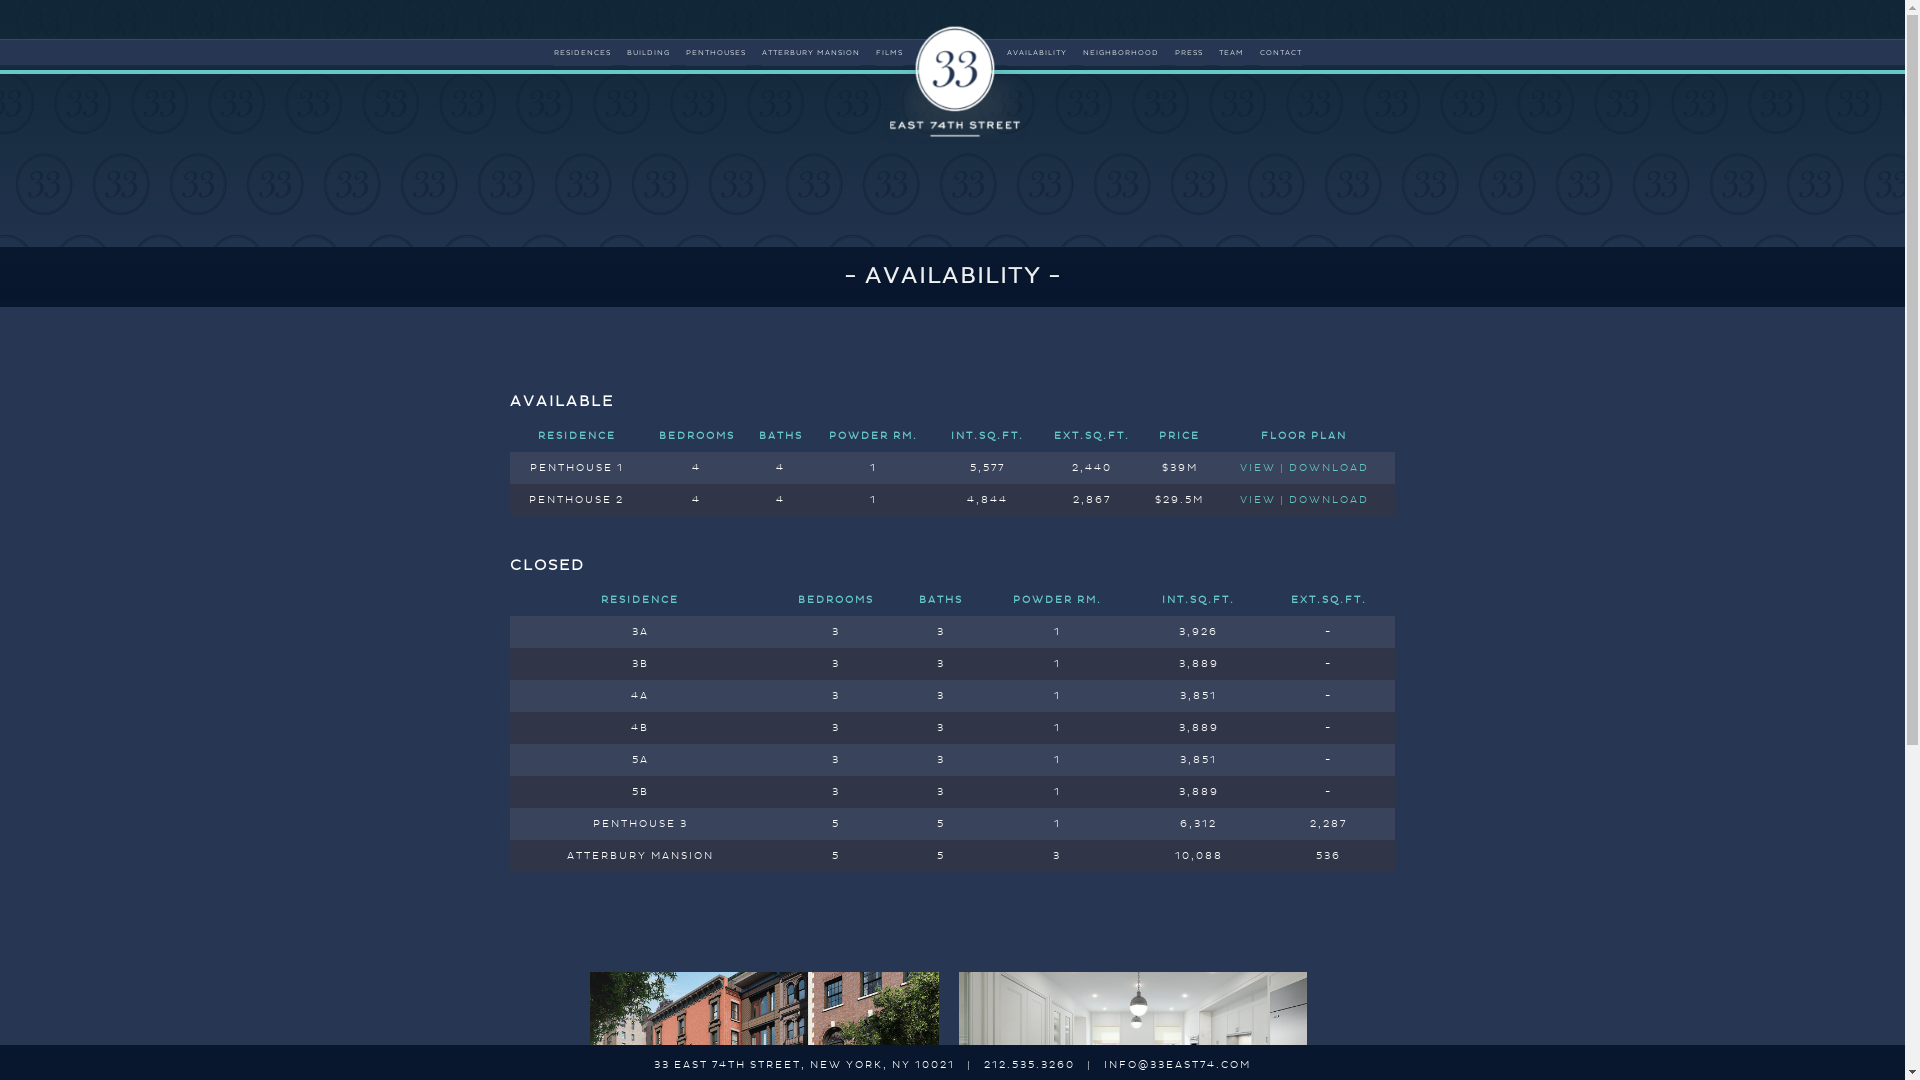 The image size is (1920, 1080). What do you see at coordinates (1281, 52) in the screenshot?
I see `'CONTACT'` at bounding box center [1281, 52].